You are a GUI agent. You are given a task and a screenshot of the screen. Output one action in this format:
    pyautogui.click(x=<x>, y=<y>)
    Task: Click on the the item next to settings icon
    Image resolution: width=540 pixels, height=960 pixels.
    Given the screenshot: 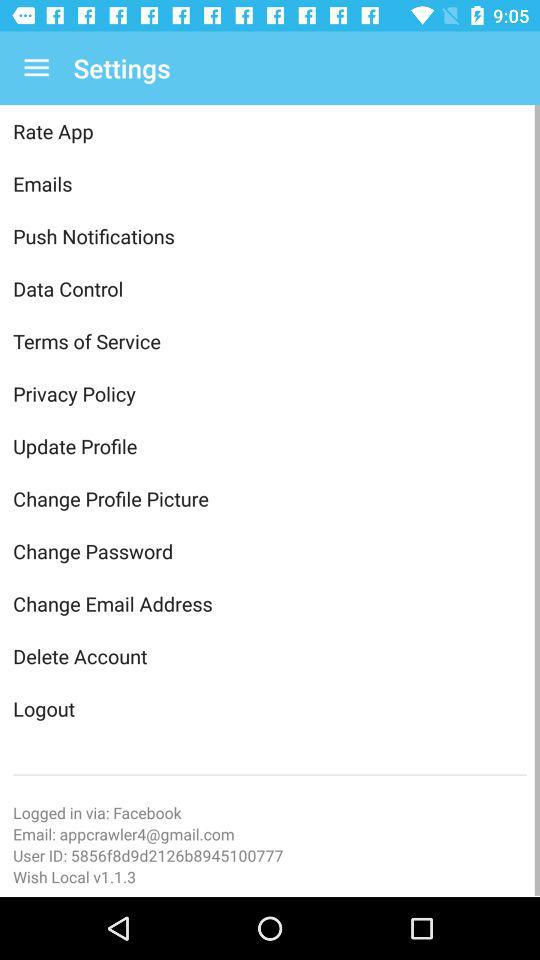 What is the action you would take?
    pyautogui.click(x=36, y=68)
    